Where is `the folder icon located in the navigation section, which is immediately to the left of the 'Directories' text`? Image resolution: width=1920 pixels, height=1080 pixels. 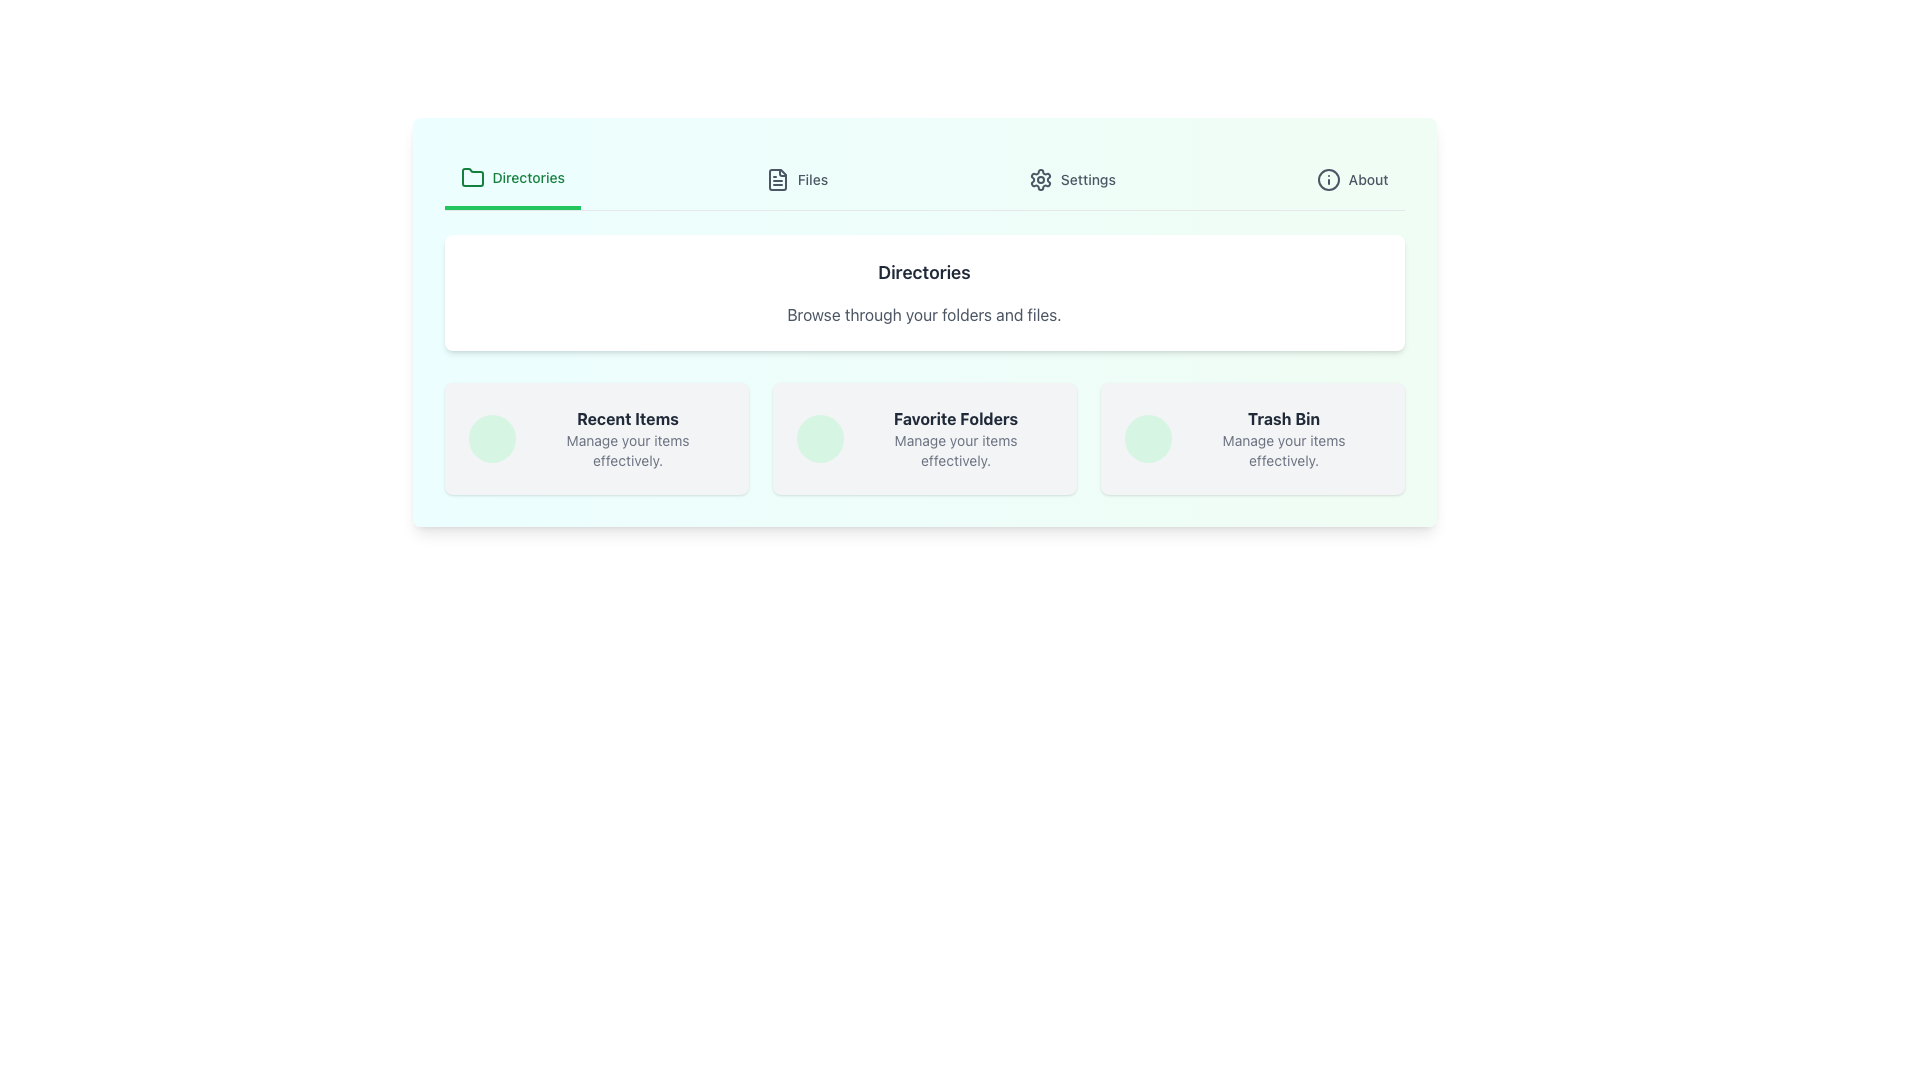
the folder icon located in the navigation section, which is immediately to the left of the 'Directories' text is located at coordinates (471, 176).